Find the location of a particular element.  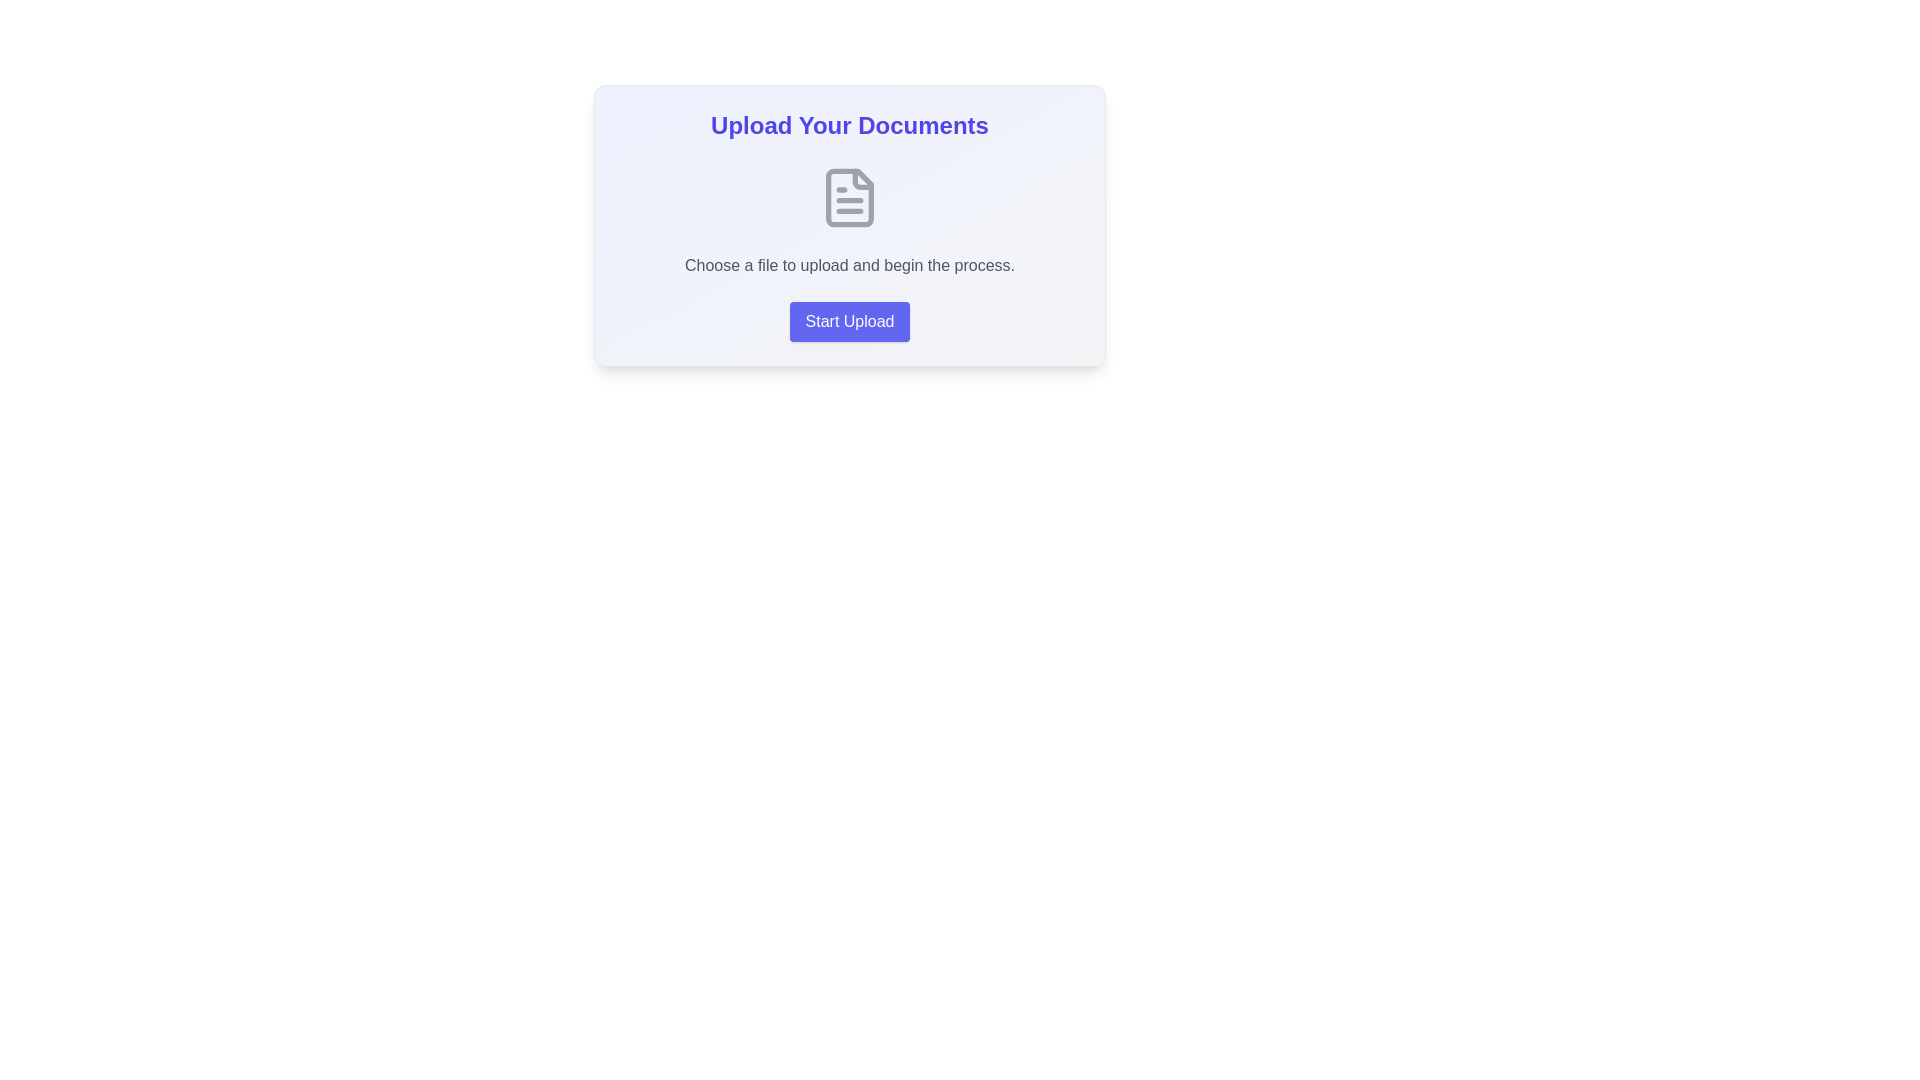

the Text Label that provides instructions for users, located below the 'Upload Your Documents' title and above the 'Start Upload' button is located at coordinates (849, 265).